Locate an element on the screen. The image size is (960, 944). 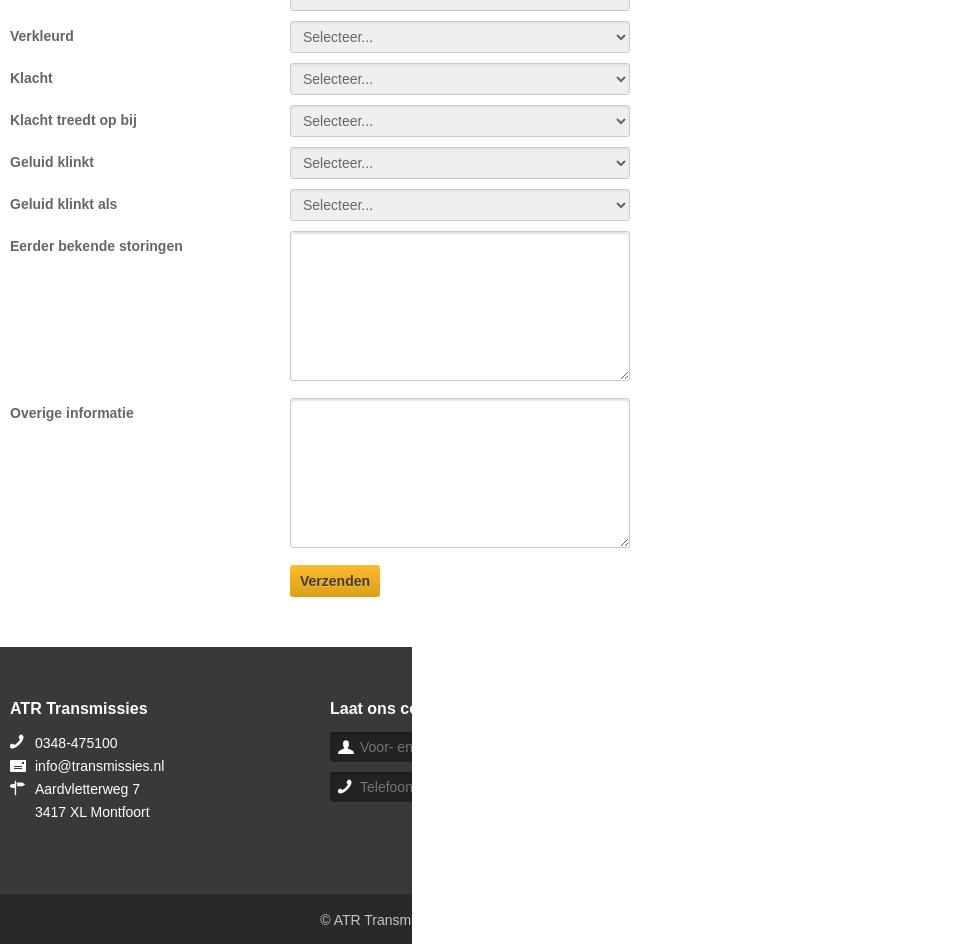
'ATR Transmissies' is located at coordinates (78, 708).